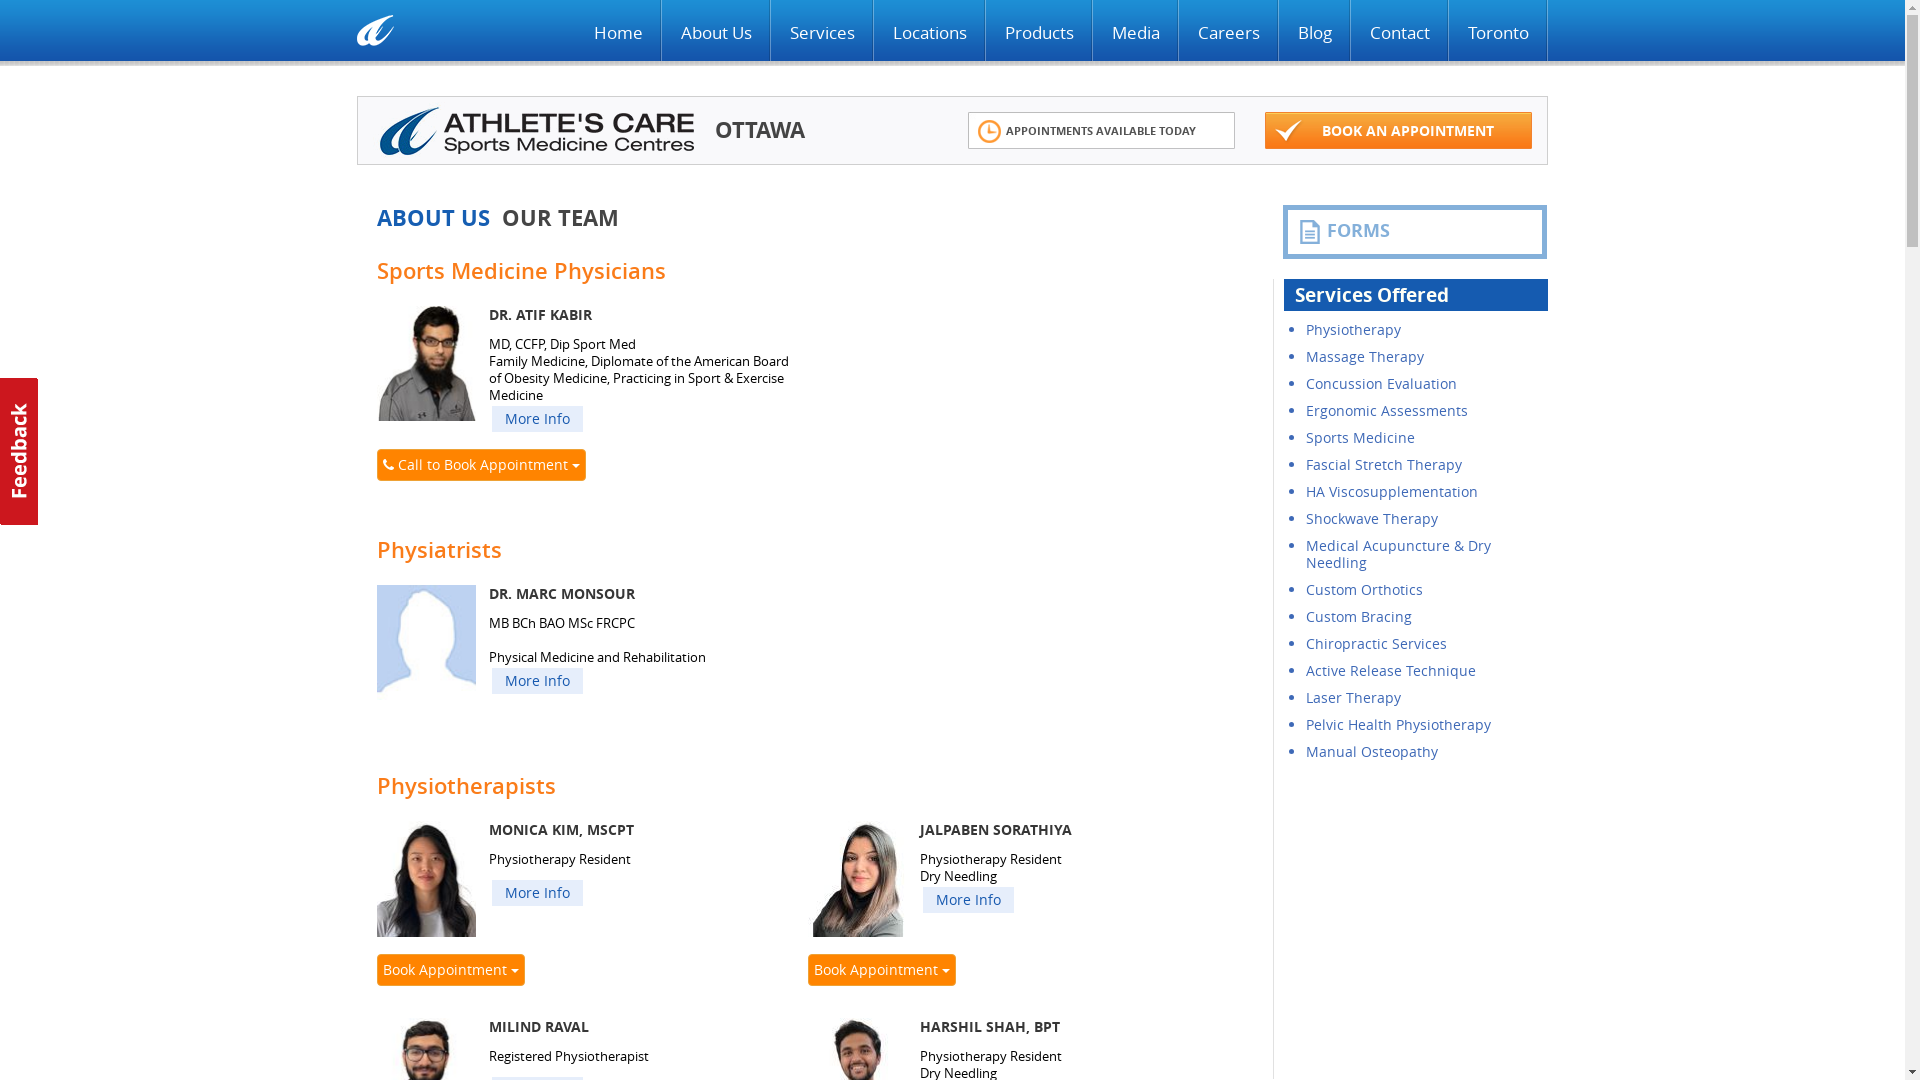 This screenshot has height=1080, width=1920. I want to click on 'About Us', so click(662, 33).